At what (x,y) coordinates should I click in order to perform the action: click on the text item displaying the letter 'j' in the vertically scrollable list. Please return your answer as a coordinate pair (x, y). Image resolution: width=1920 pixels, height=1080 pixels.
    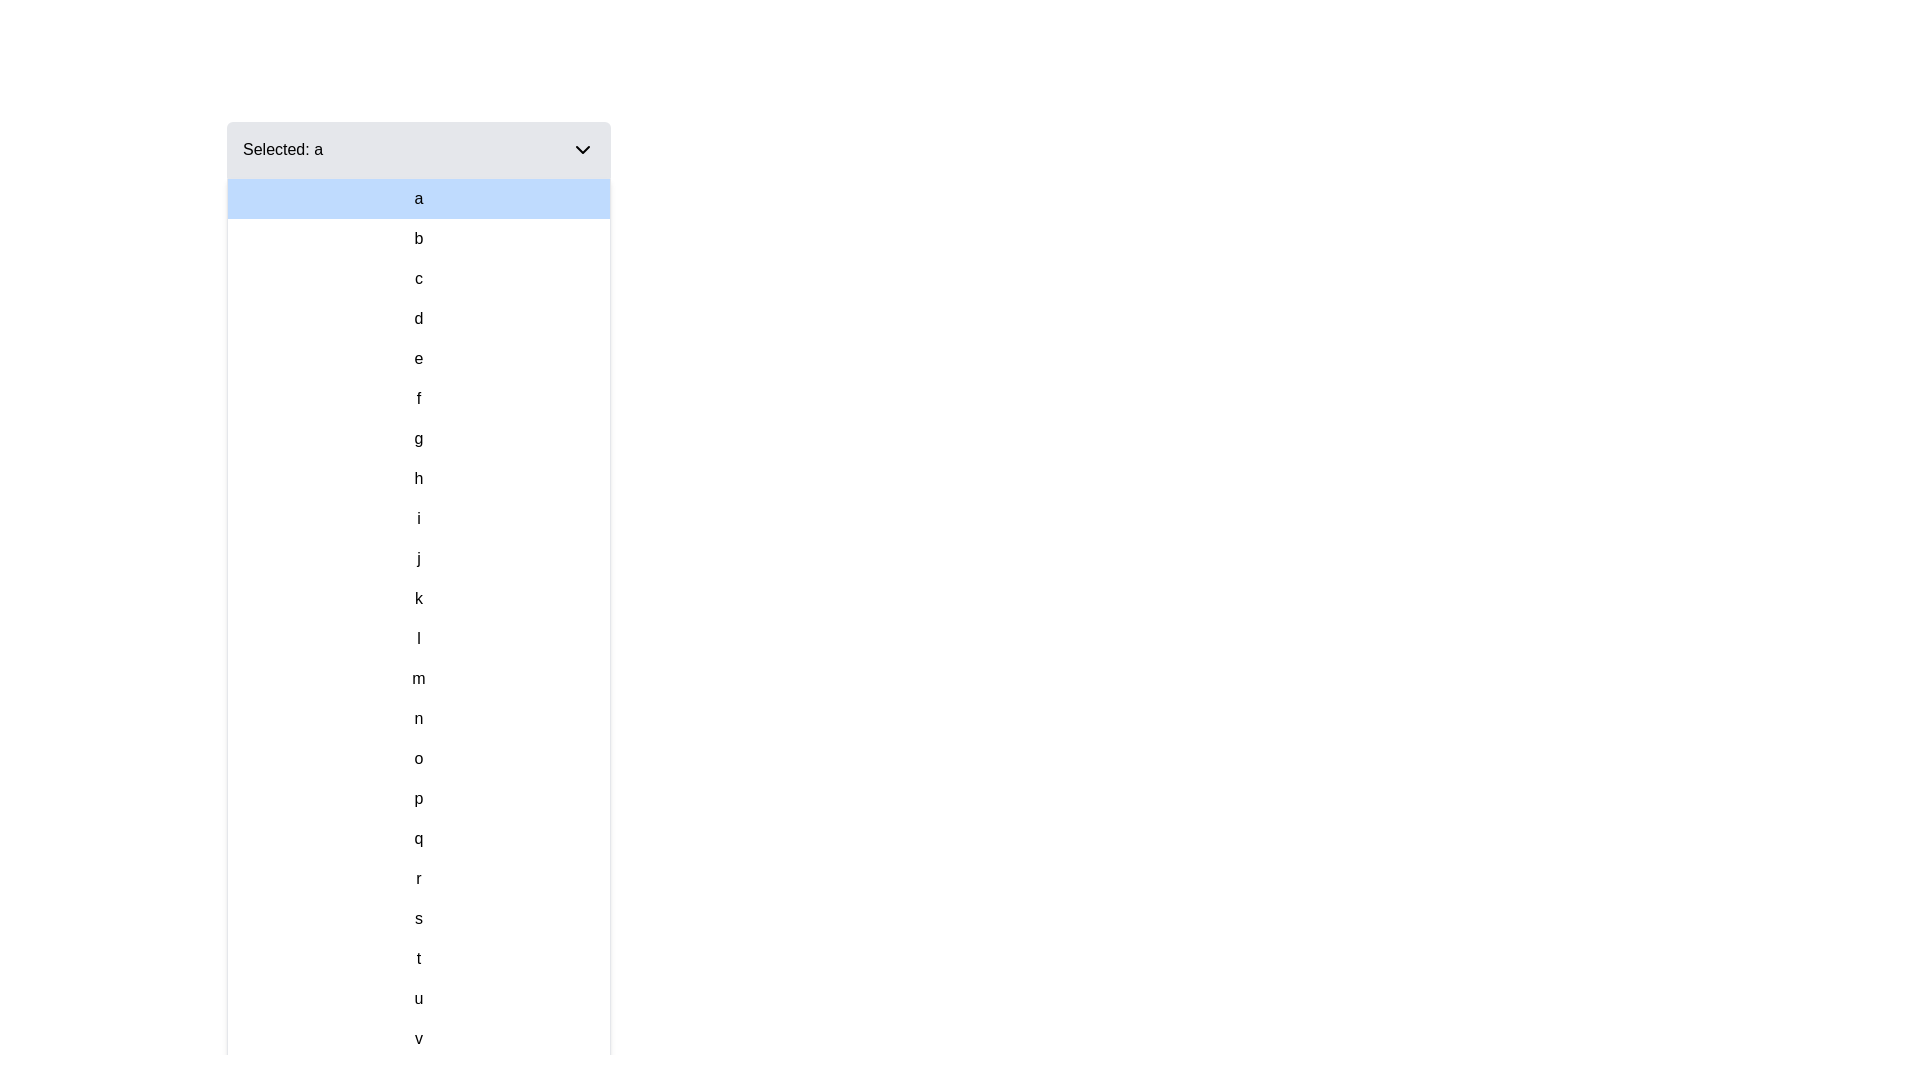
    Looking at the image, I should click on (417, 559).